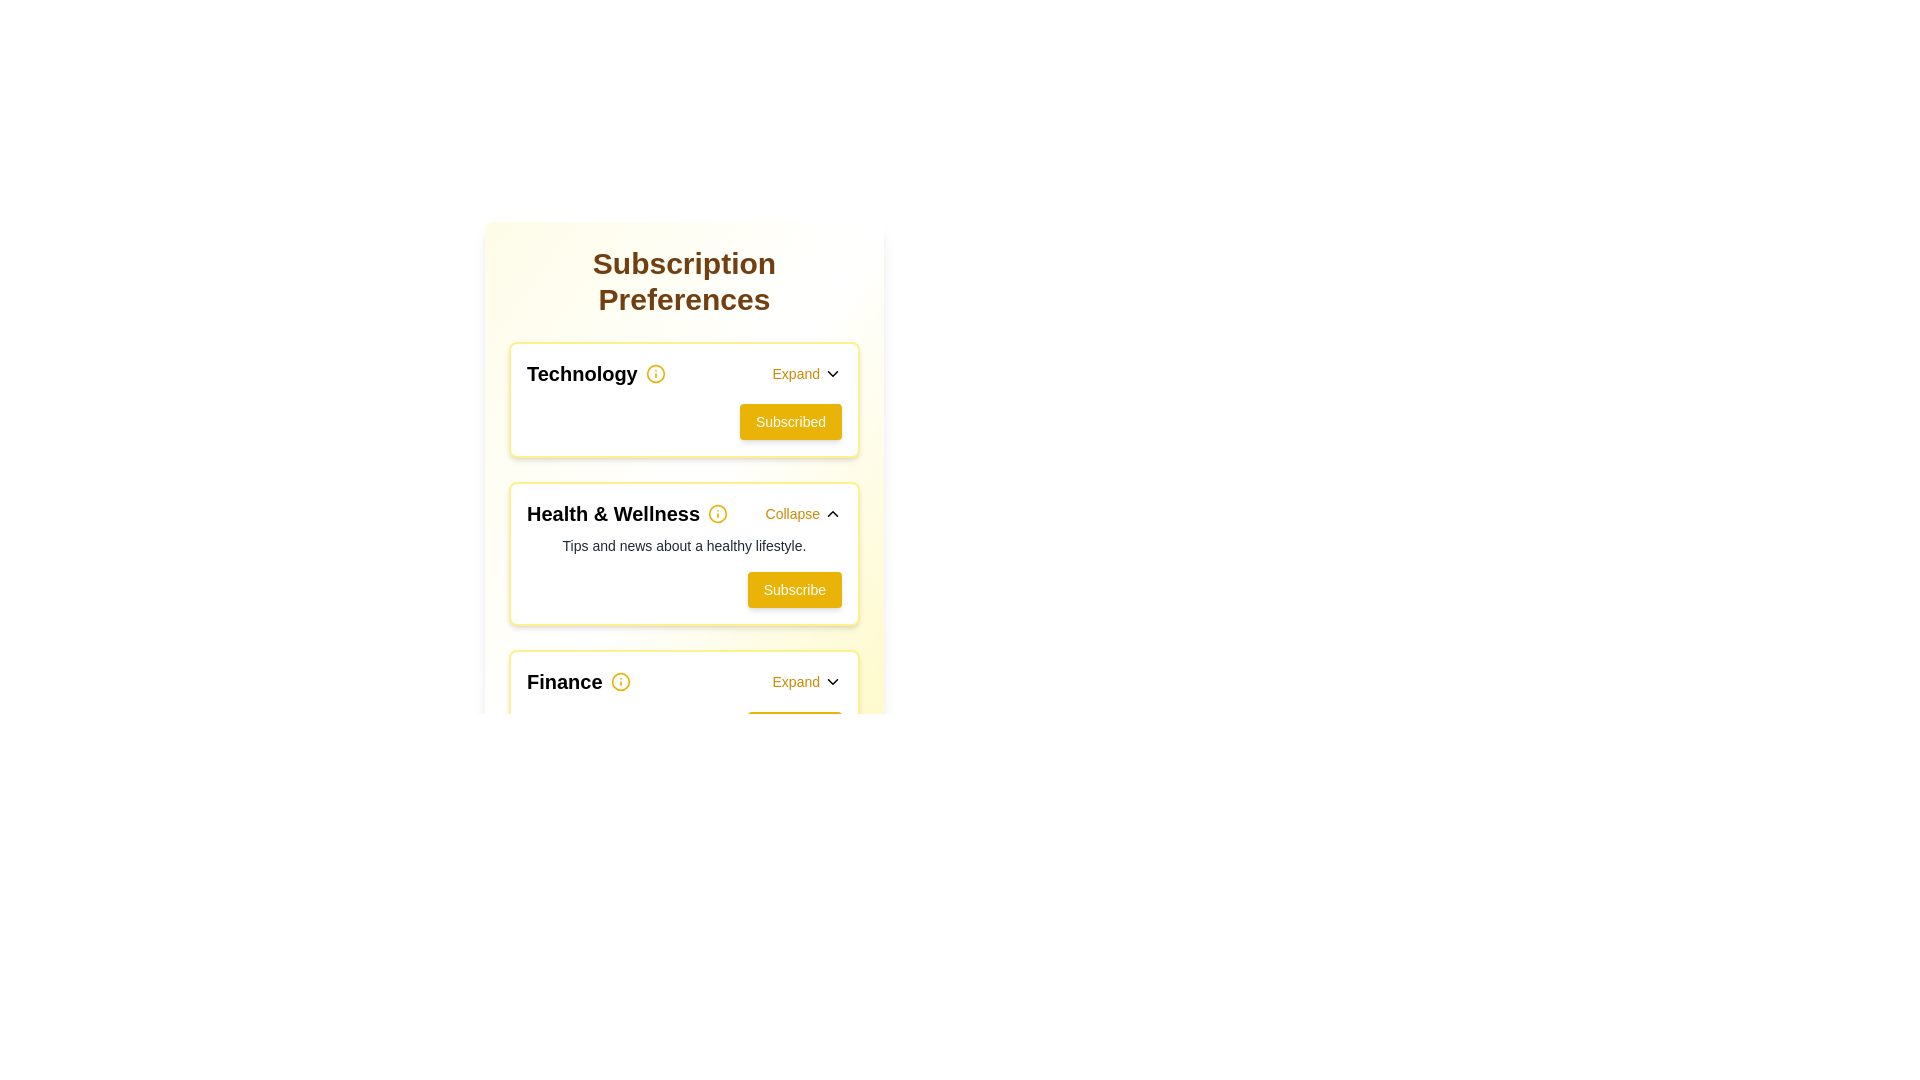 The image size is (1920, 1080). What do you see at coordinates (833, 512) in the screenshot?
I see `the upward-pointing arrow icon with a black outline, adjacent to the 'Collapse' text` at bounding box center [833, 512].